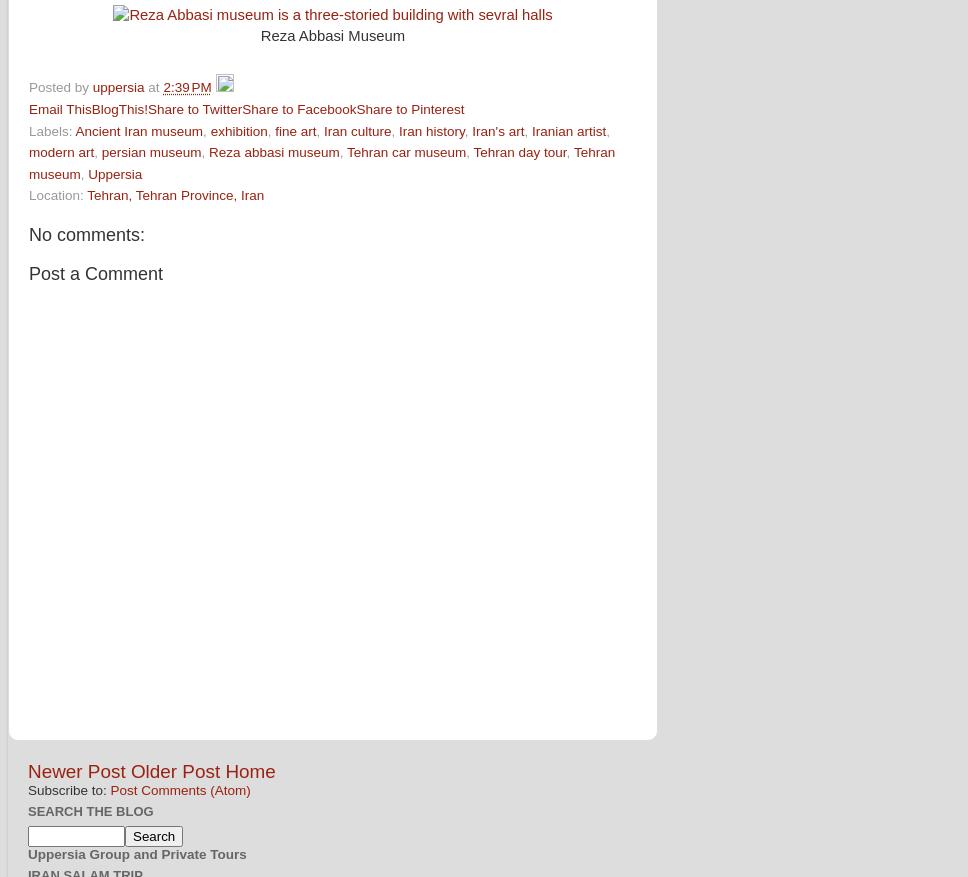 This screenshot has height=877, width=968. I want to click on 'Reza abbasi museum', so click(274, 152).